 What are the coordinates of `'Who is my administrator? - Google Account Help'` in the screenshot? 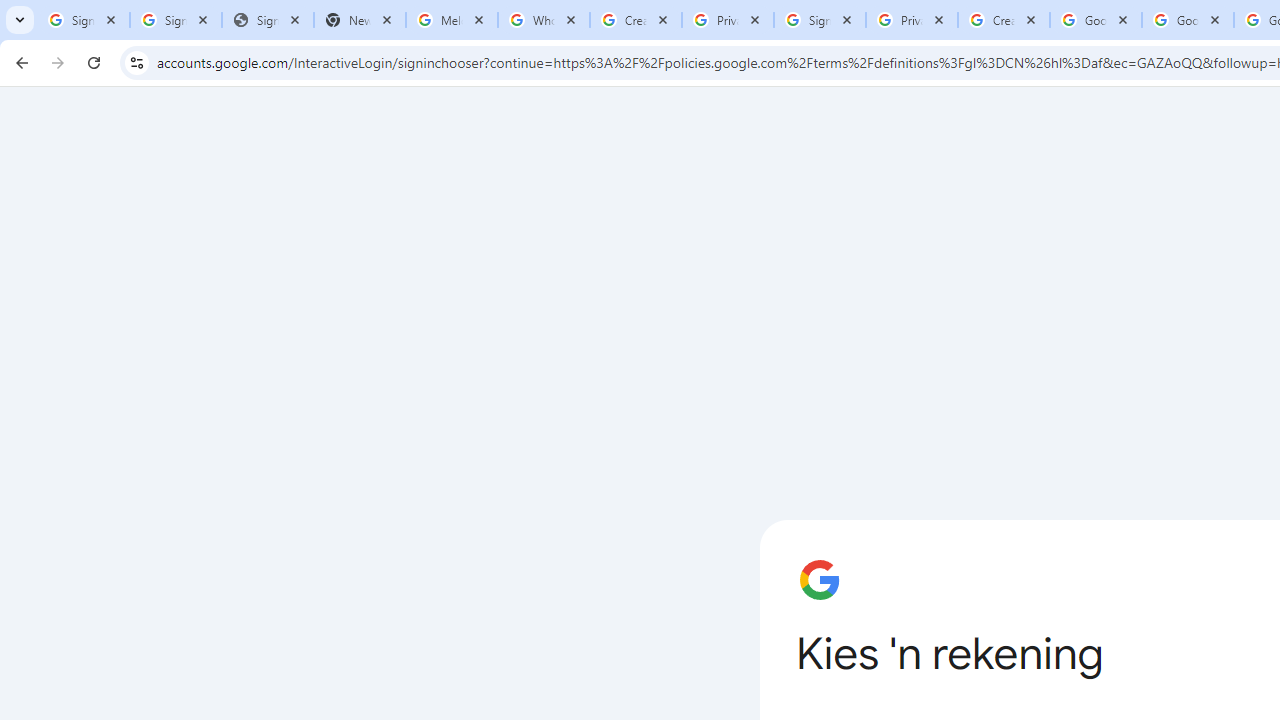 It's located at (544, 20).